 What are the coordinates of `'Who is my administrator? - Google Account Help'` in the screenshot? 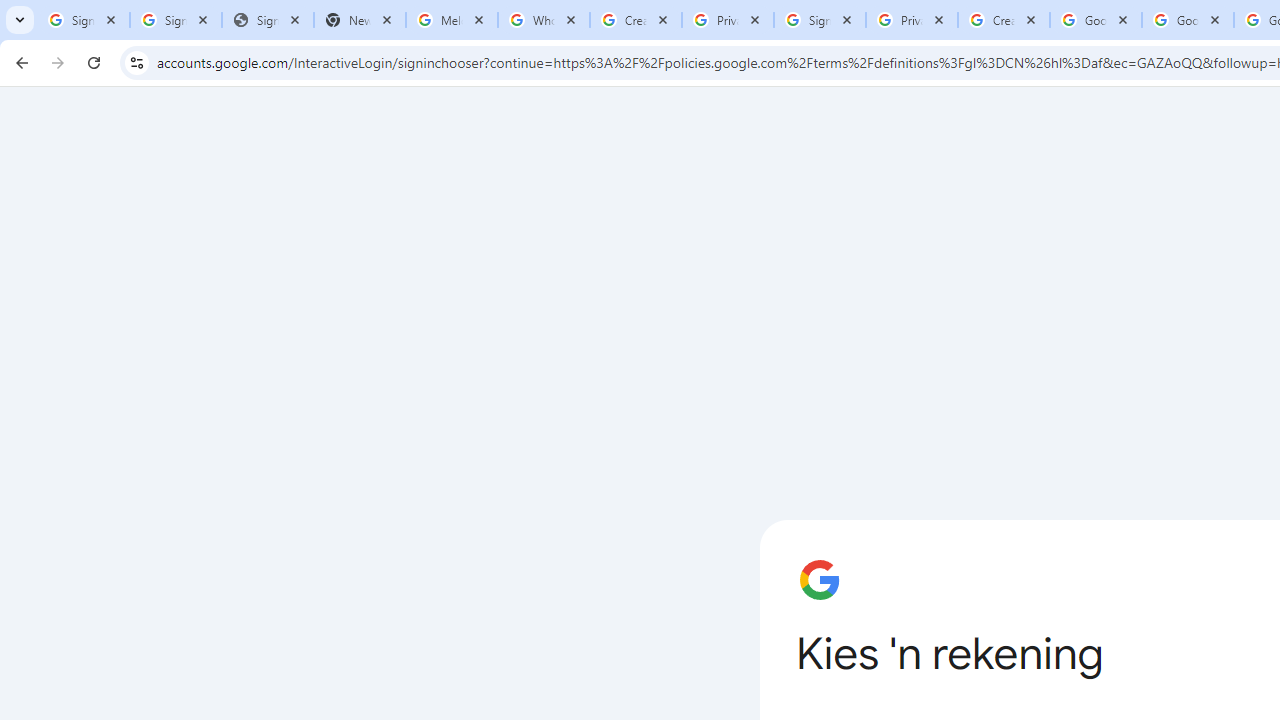 It's located at (544, 20).